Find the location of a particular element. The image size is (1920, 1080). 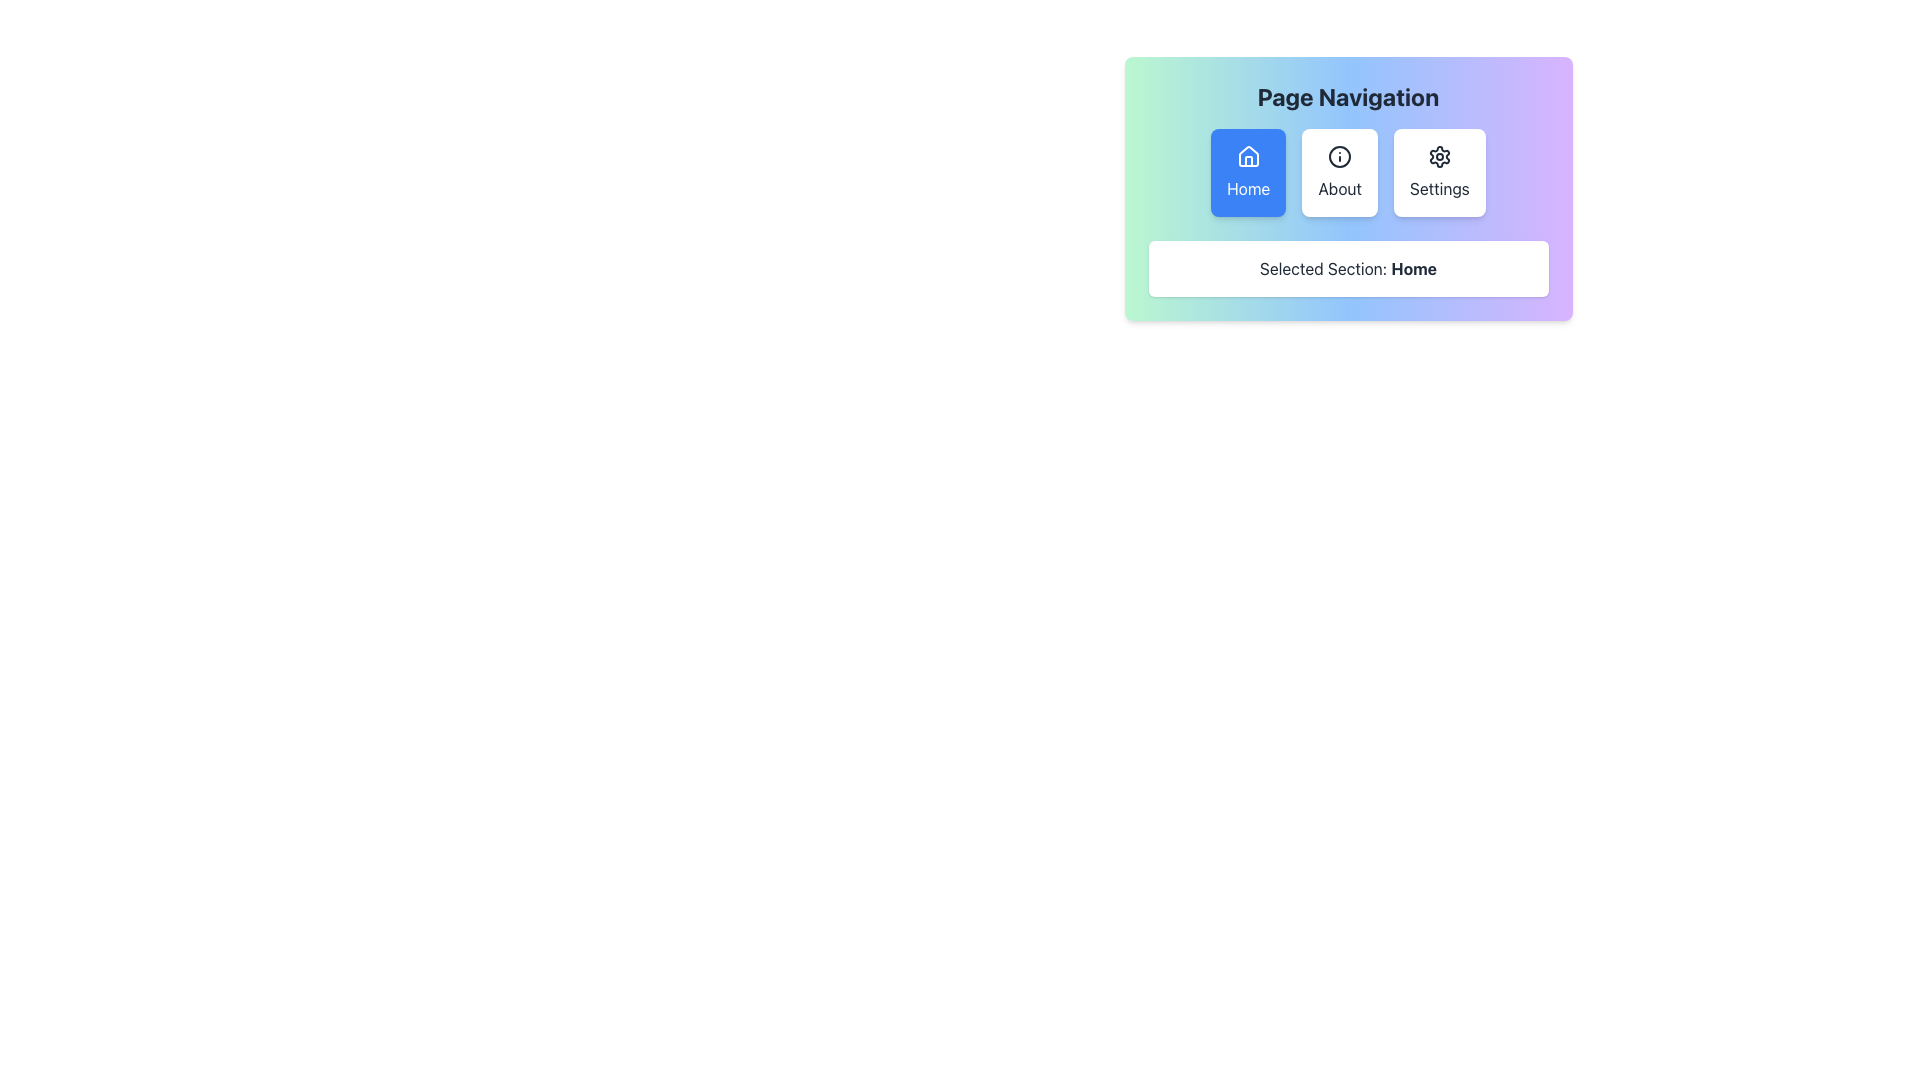

the 'About' button, which is the second button in a horizontal navigation menu is located at coordinates (1340, 172).